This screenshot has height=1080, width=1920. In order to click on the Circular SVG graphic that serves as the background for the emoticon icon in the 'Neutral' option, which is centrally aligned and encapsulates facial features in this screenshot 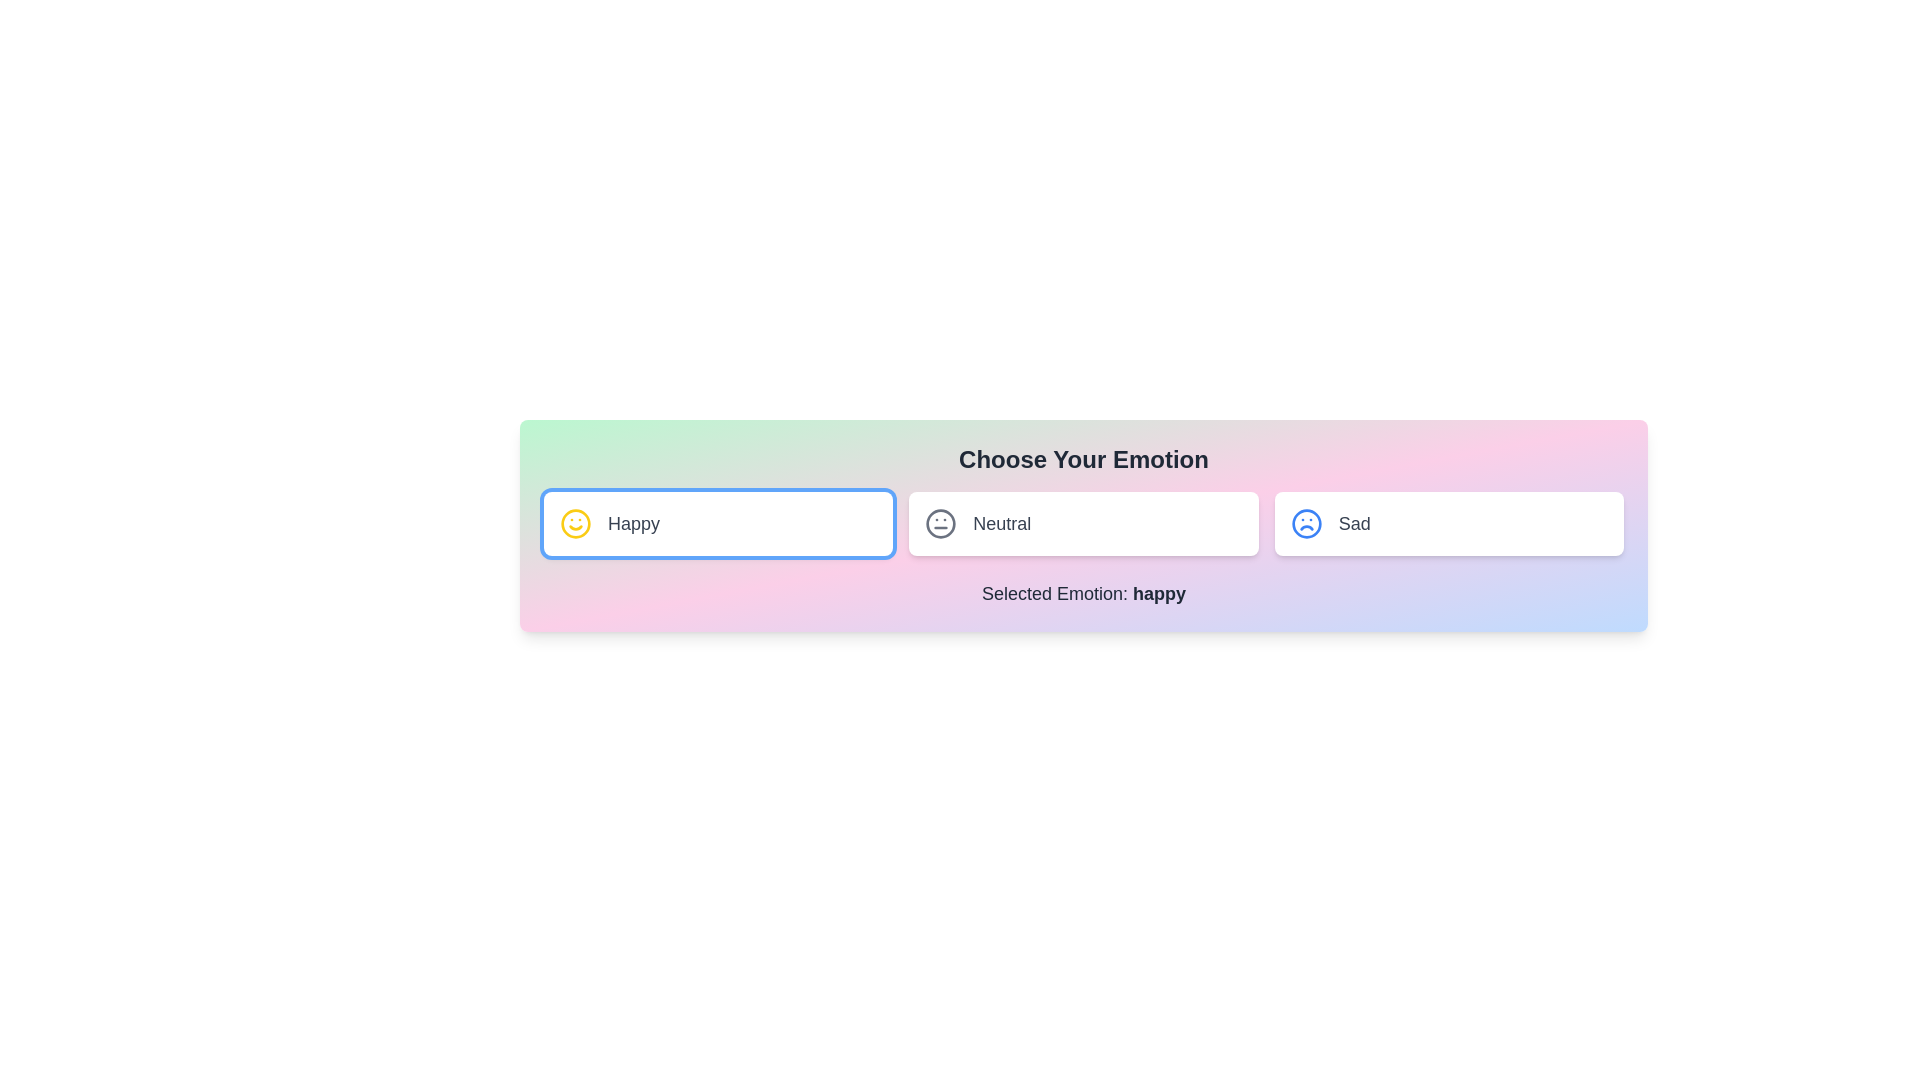, I will do `click(940, 523)`.